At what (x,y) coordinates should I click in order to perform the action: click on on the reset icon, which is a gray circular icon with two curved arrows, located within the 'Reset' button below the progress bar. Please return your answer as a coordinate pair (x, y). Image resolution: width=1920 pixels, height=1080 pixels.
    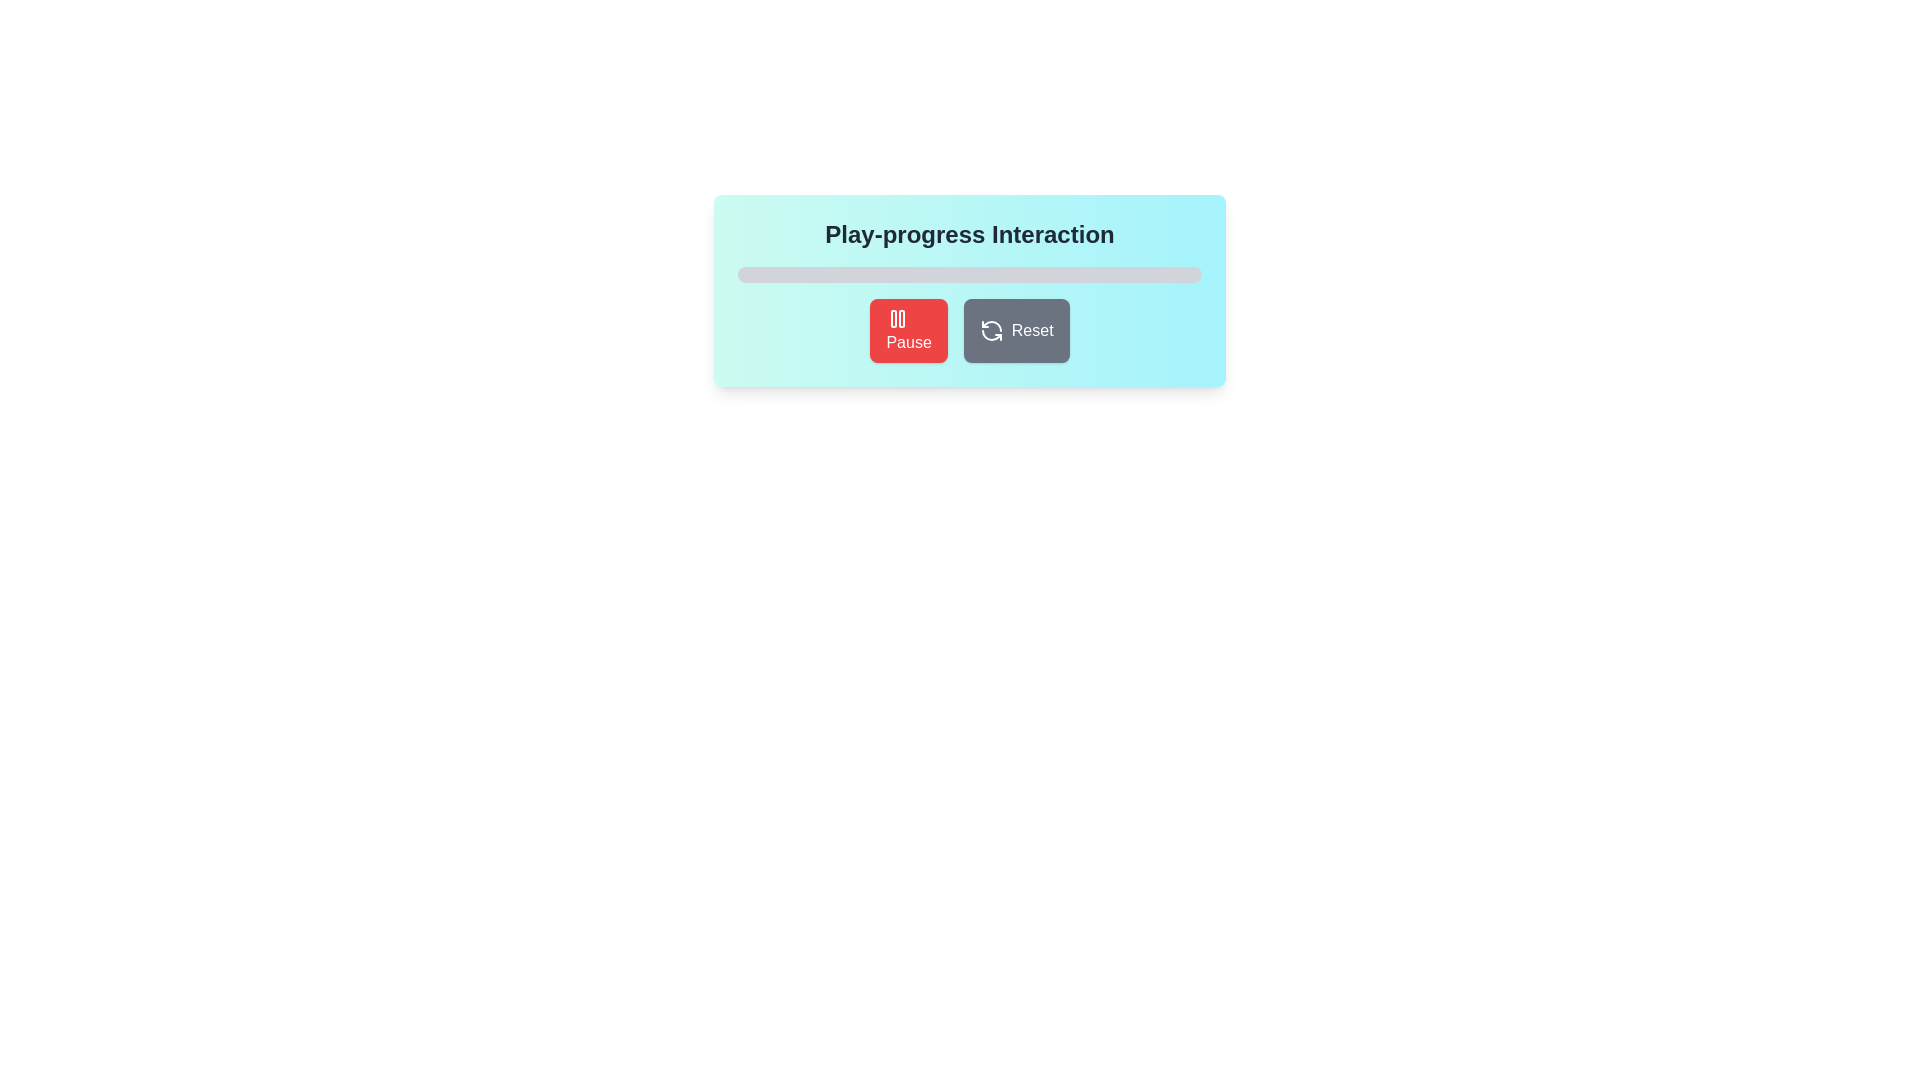
    Looking at the image, I should click on (991, 330).